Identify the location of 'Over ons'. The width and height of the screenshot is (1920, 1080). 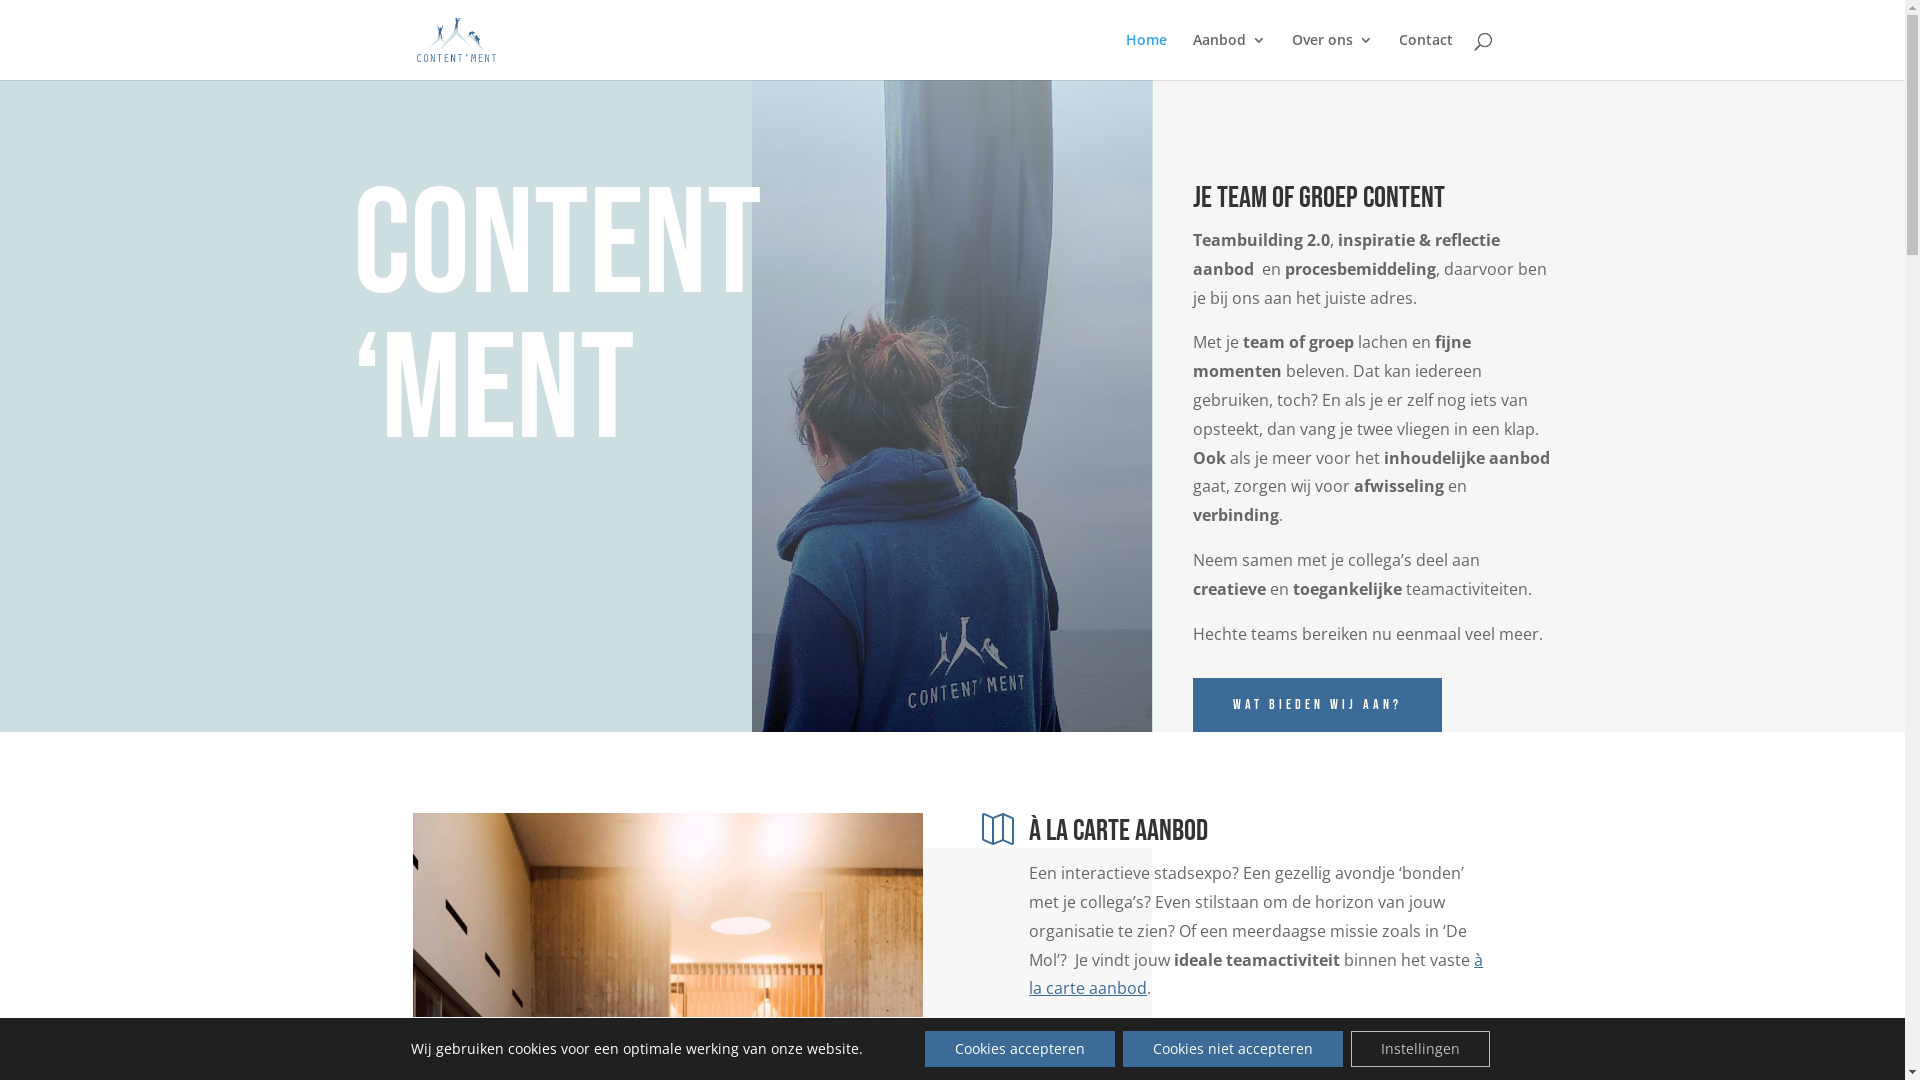
(1332, 55).